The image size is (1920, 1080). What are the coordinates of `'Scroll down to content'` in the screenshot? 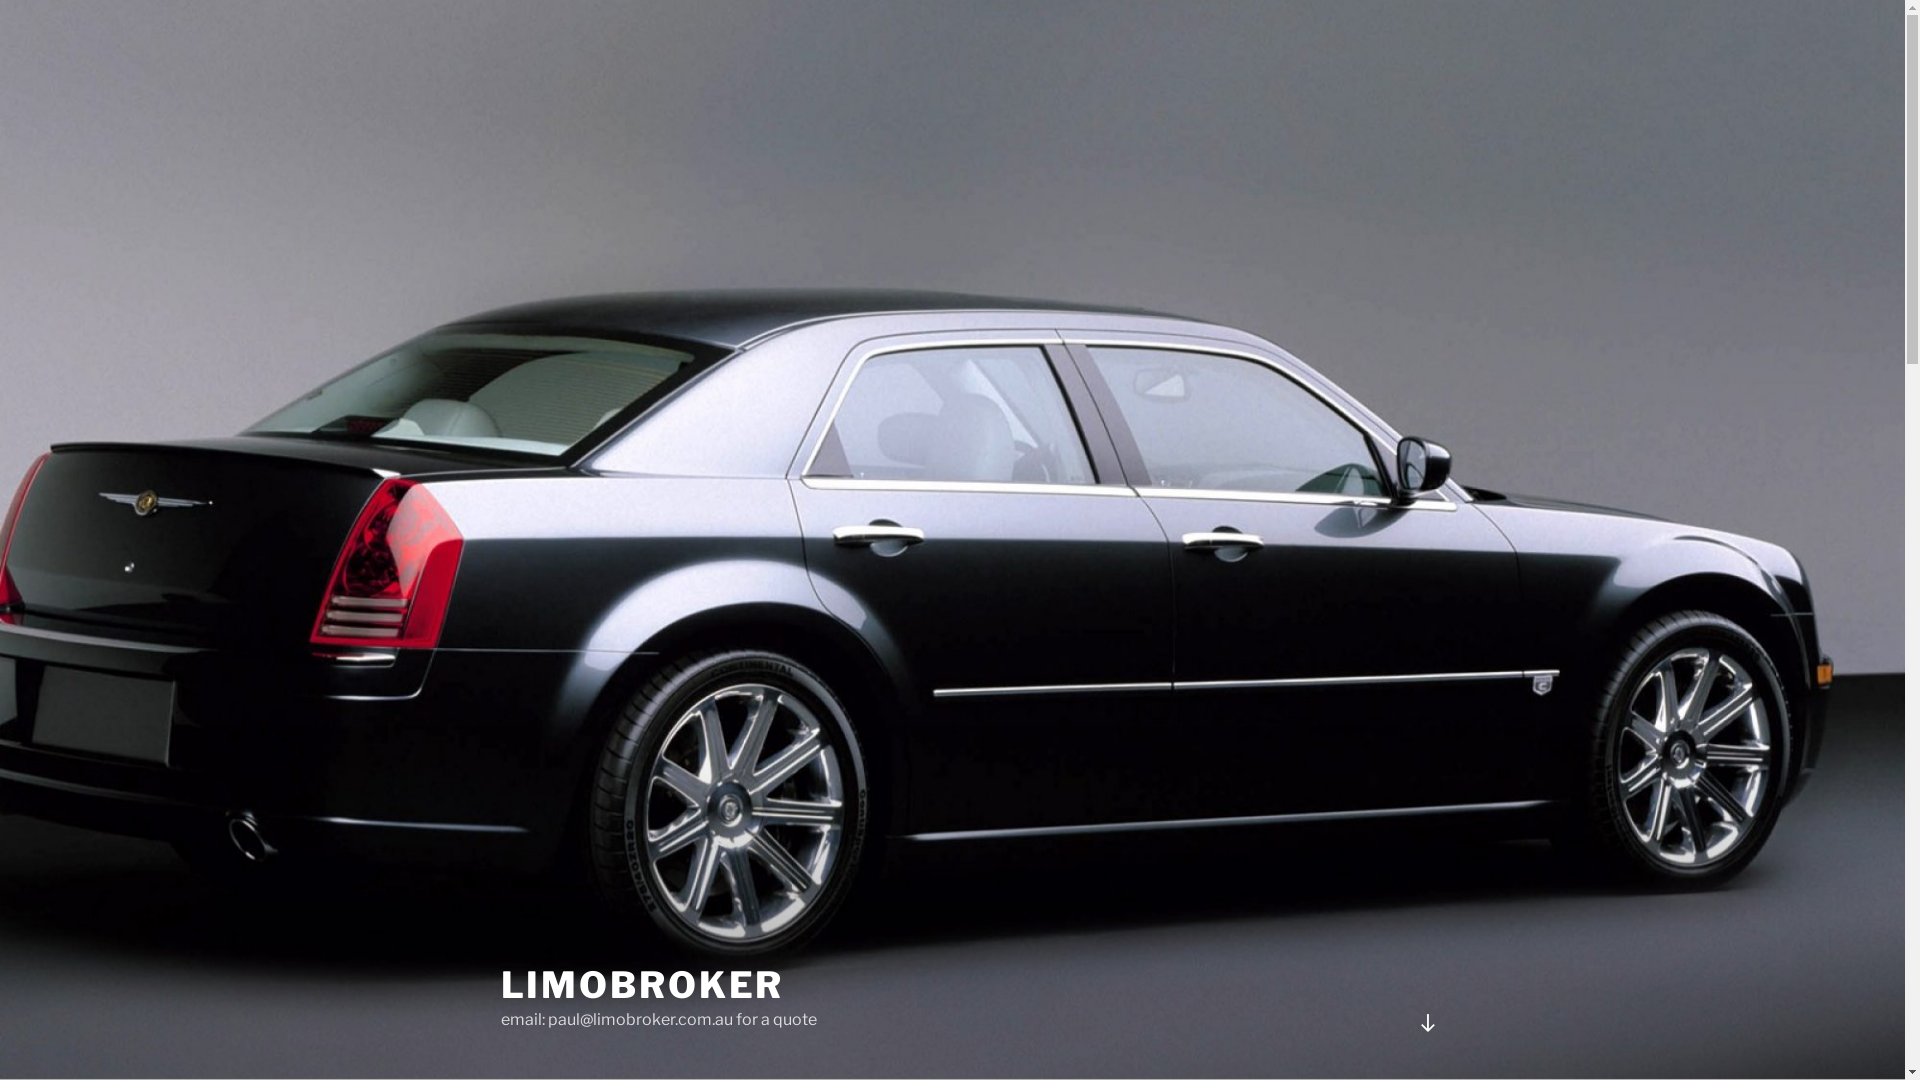 It's located at (1425, 1022).